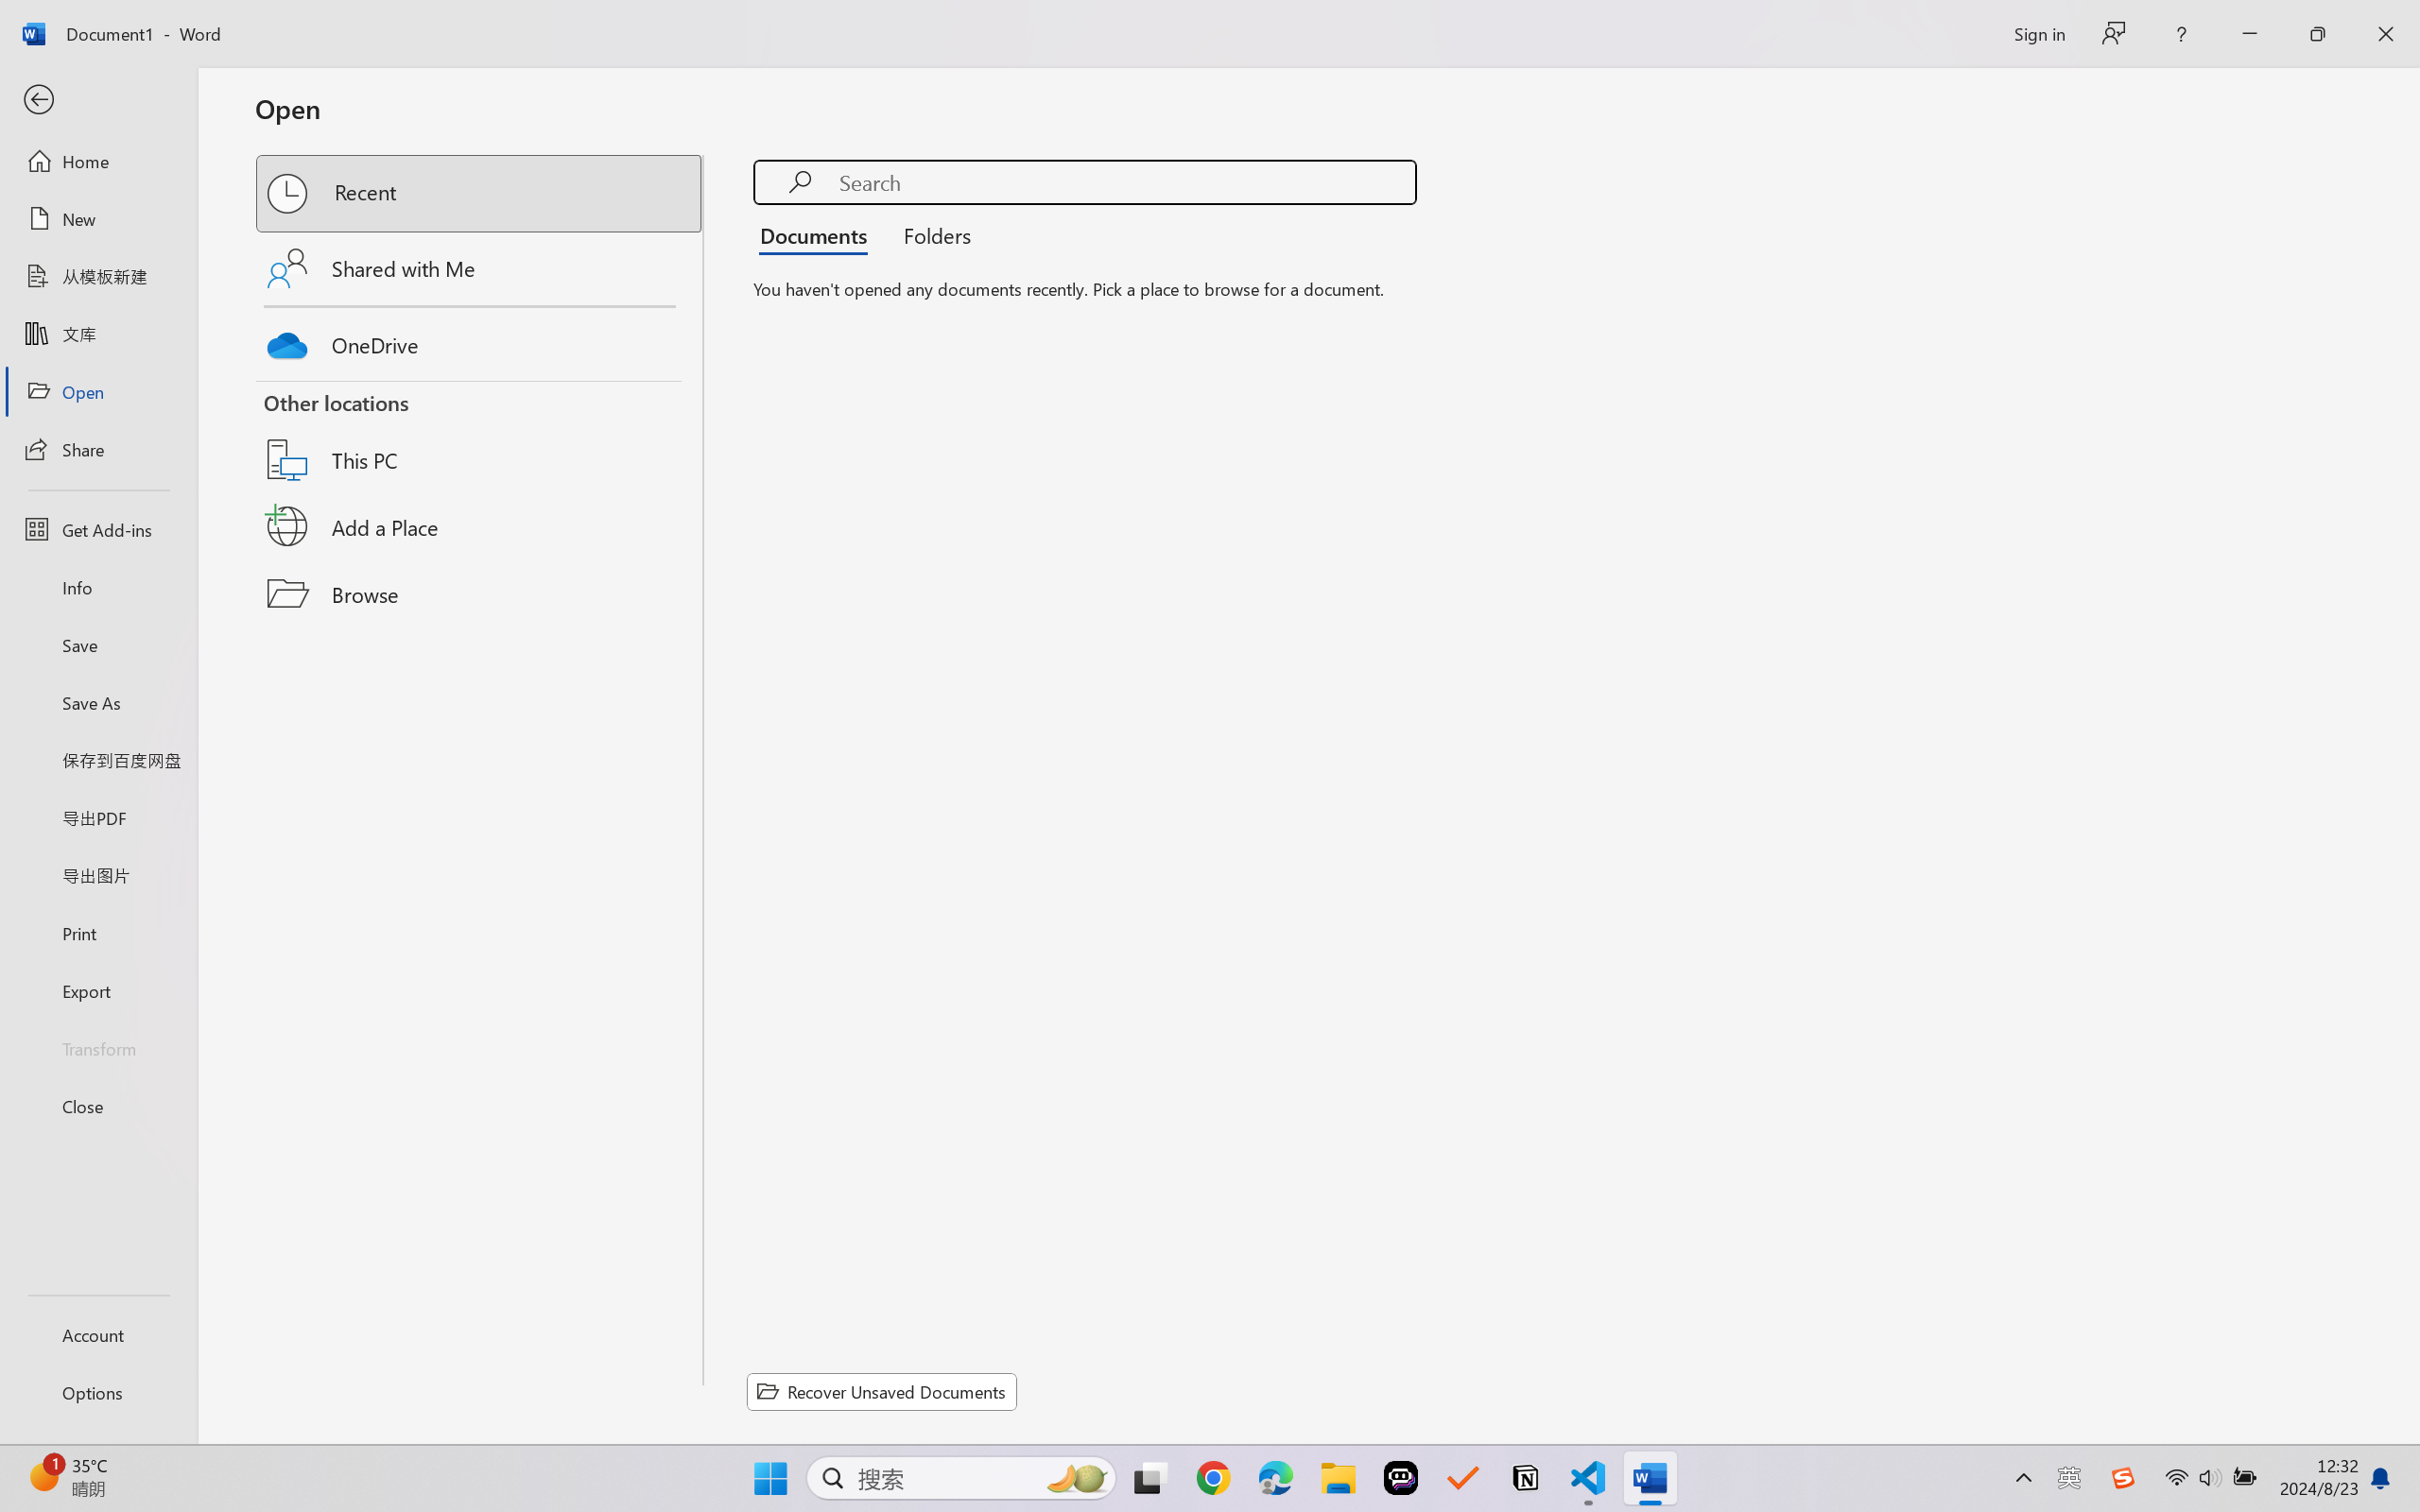 This screenshot has height=1512, width=2420. I want to click on 'Transform', so click(97, 1046).